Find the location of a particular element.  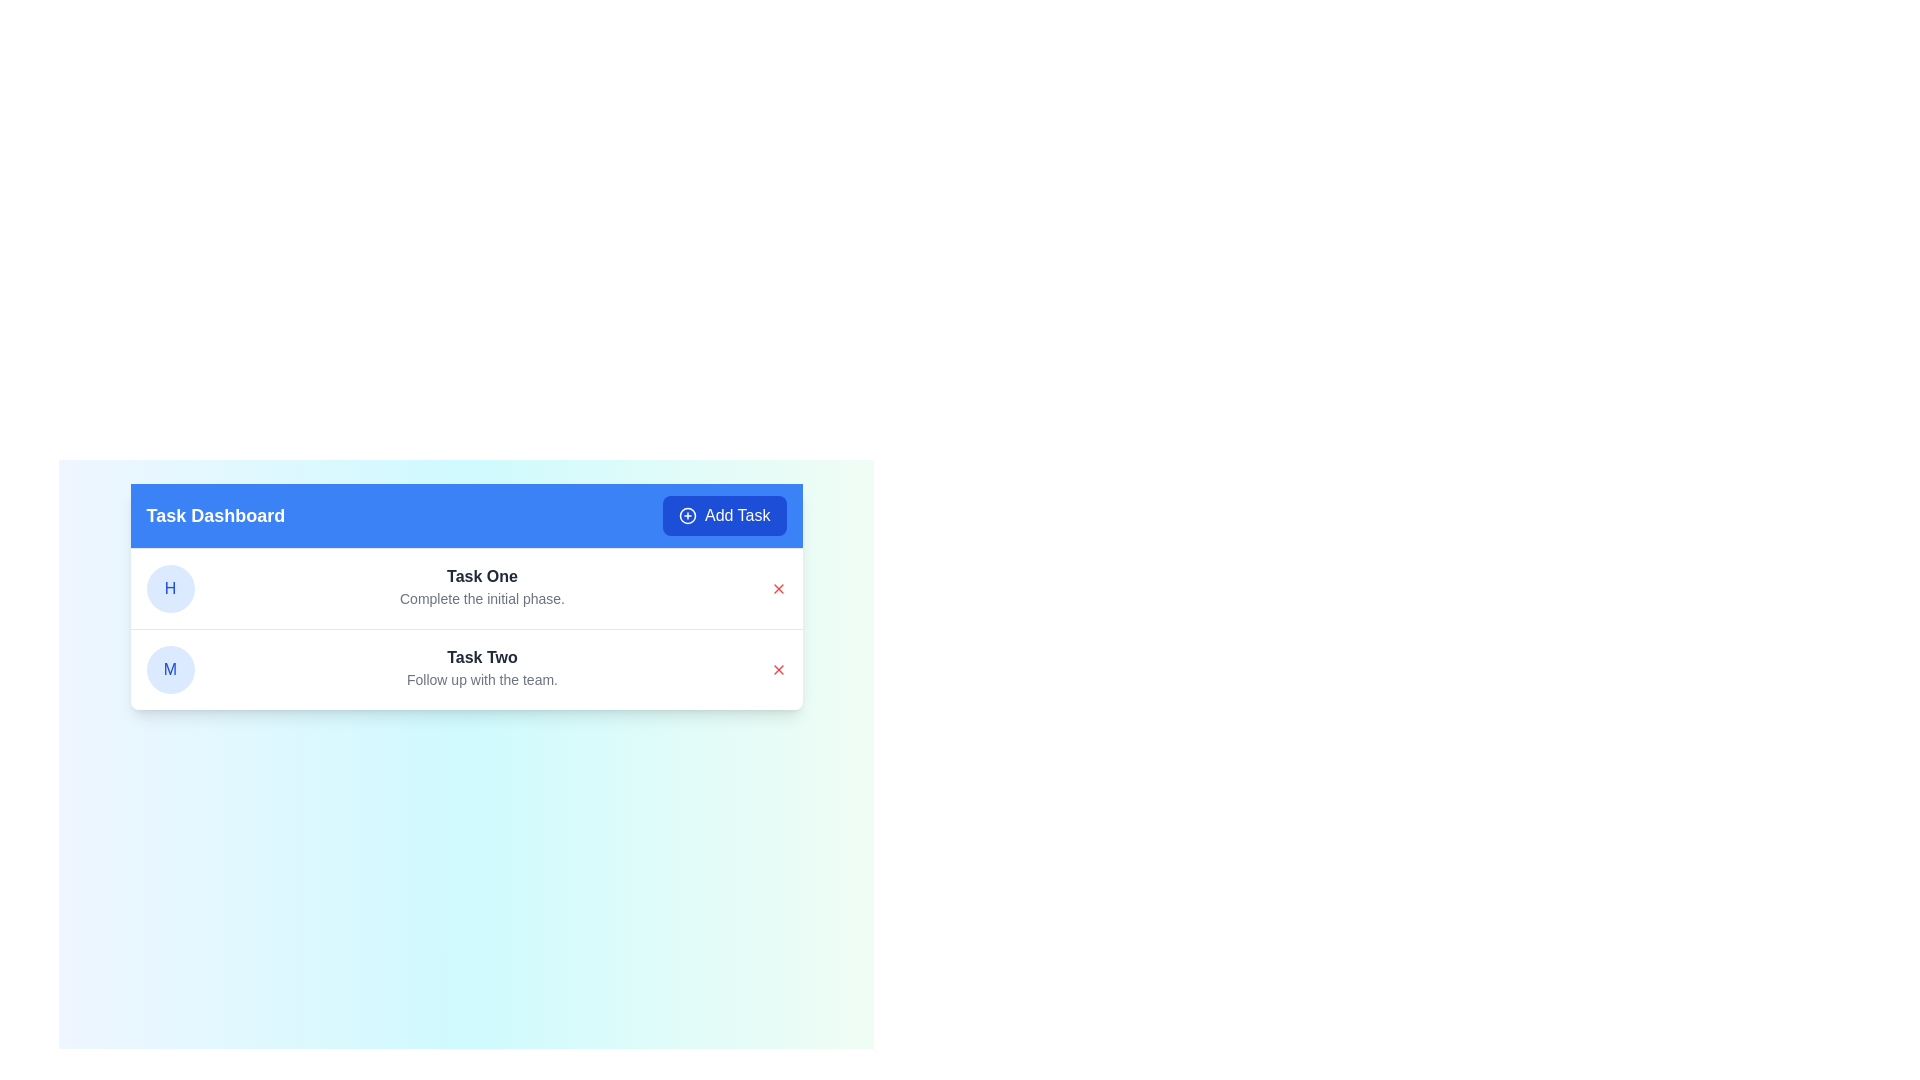

the center of the circular badge with a blue background and the letter 'M' to focus on it is located at coordinates (170, 670).